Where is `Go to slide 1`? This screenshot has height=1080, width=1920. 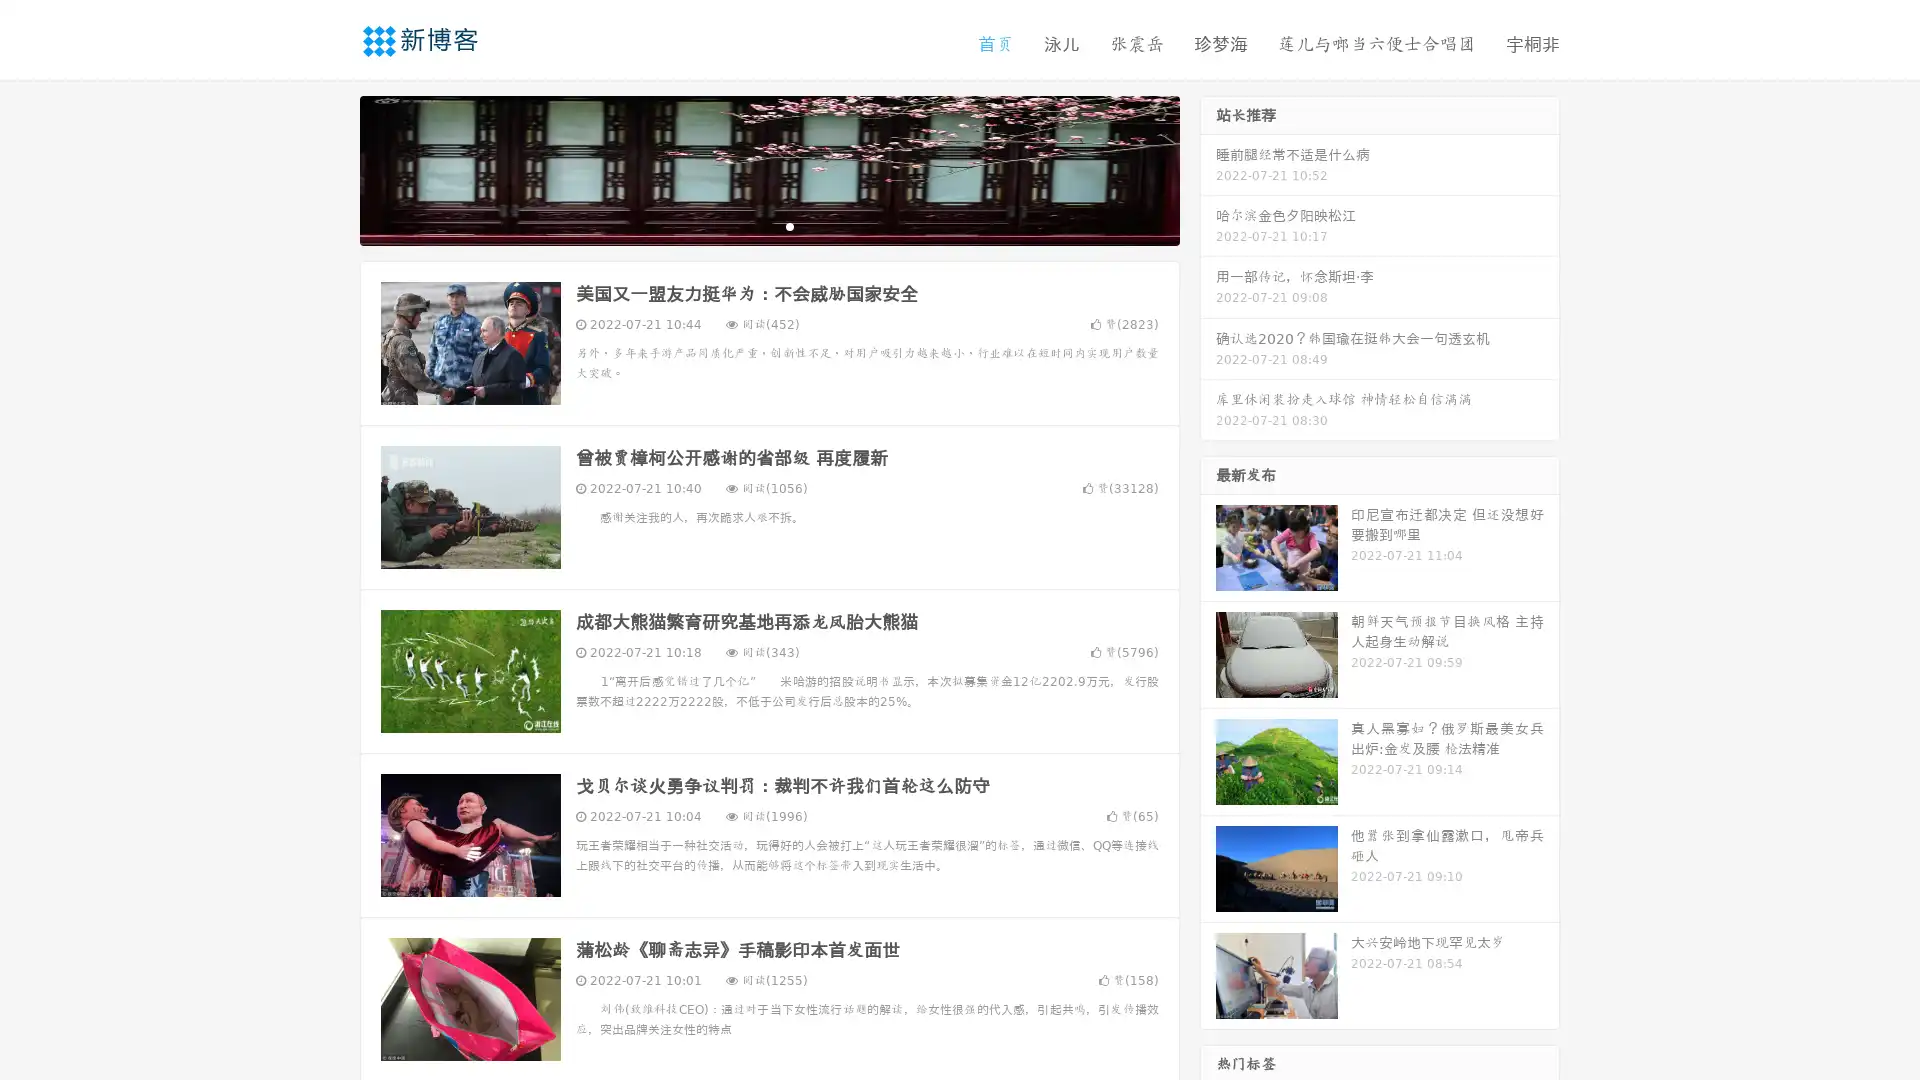
Go to slide 1 is located at coordinates (748, 225).